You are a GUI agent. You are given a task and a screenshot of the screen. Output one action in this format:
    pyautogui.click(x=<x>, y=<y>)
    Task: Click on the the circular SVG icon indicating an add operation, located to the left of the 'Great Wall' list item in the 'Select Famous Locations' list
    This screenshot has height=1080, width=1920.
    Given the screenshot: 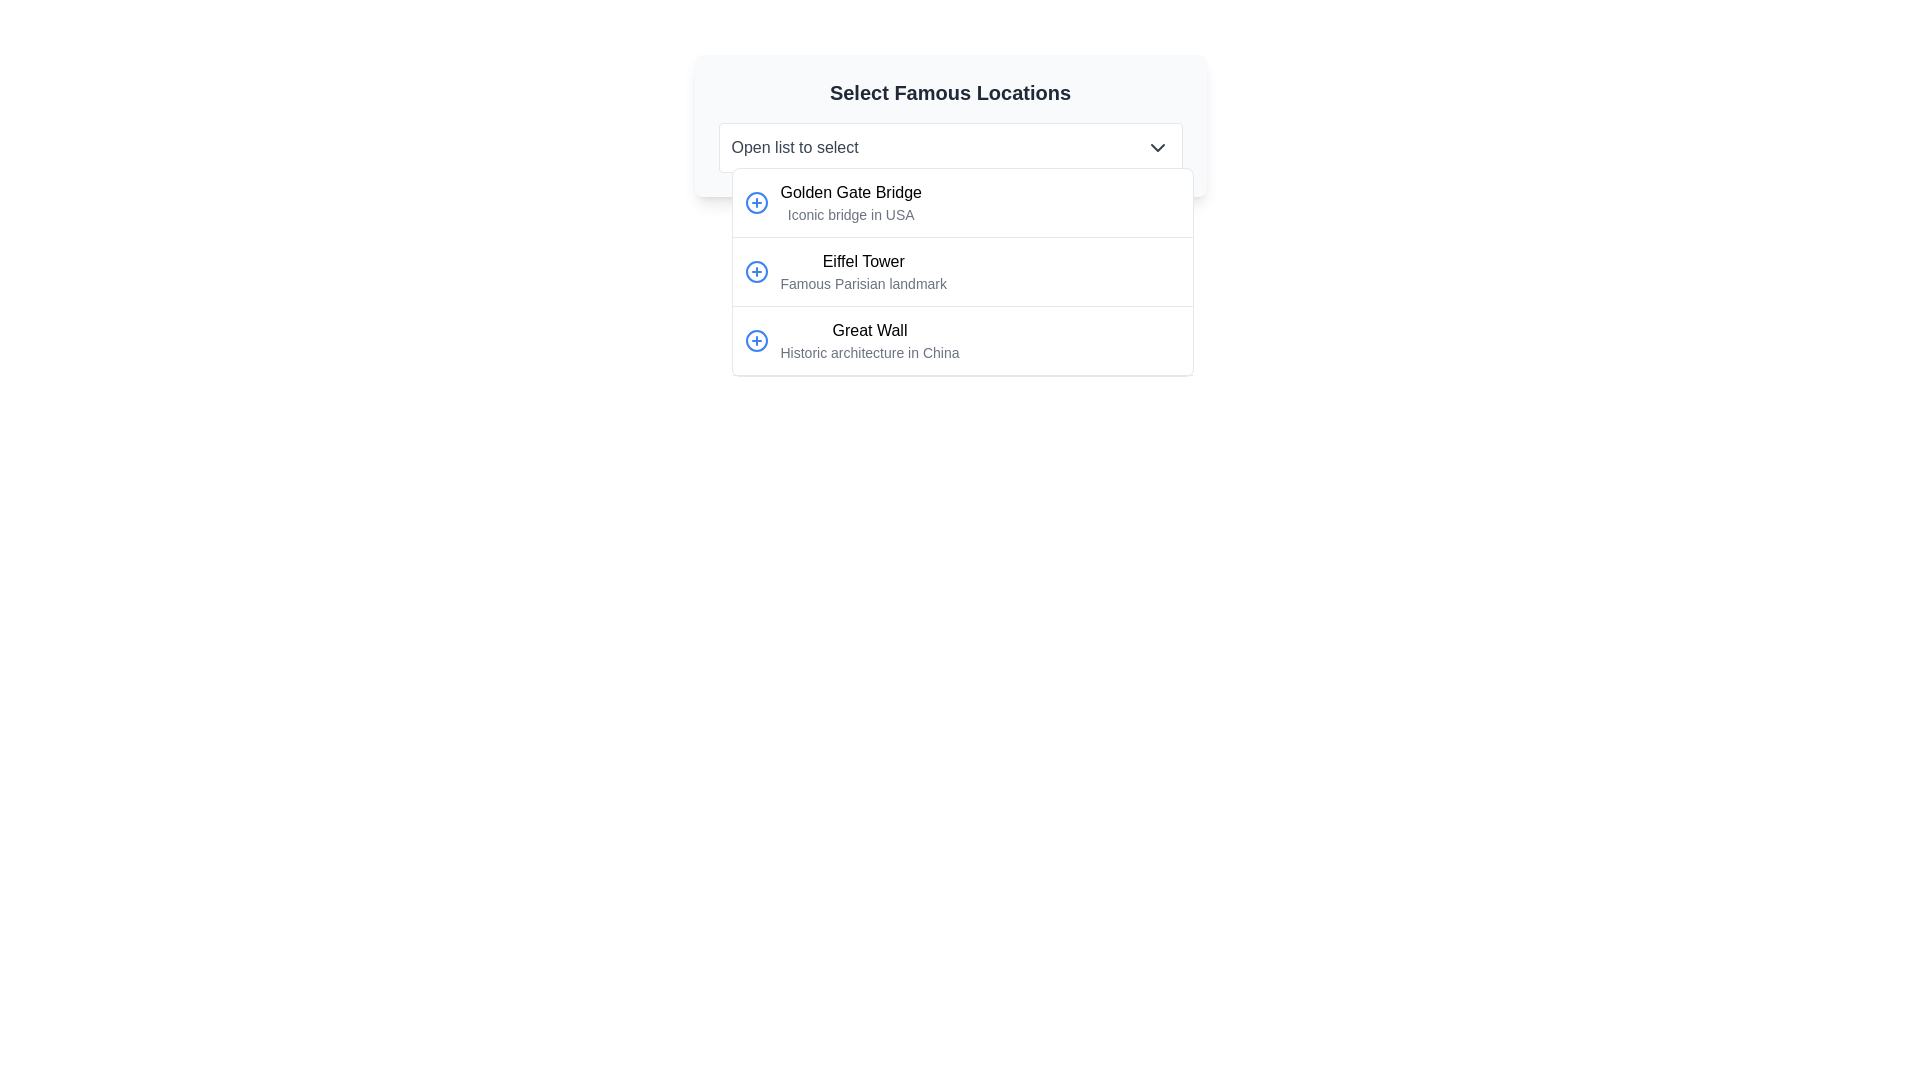 What is the action you would take?
    pyautogui.click(x=755, y=339)
    